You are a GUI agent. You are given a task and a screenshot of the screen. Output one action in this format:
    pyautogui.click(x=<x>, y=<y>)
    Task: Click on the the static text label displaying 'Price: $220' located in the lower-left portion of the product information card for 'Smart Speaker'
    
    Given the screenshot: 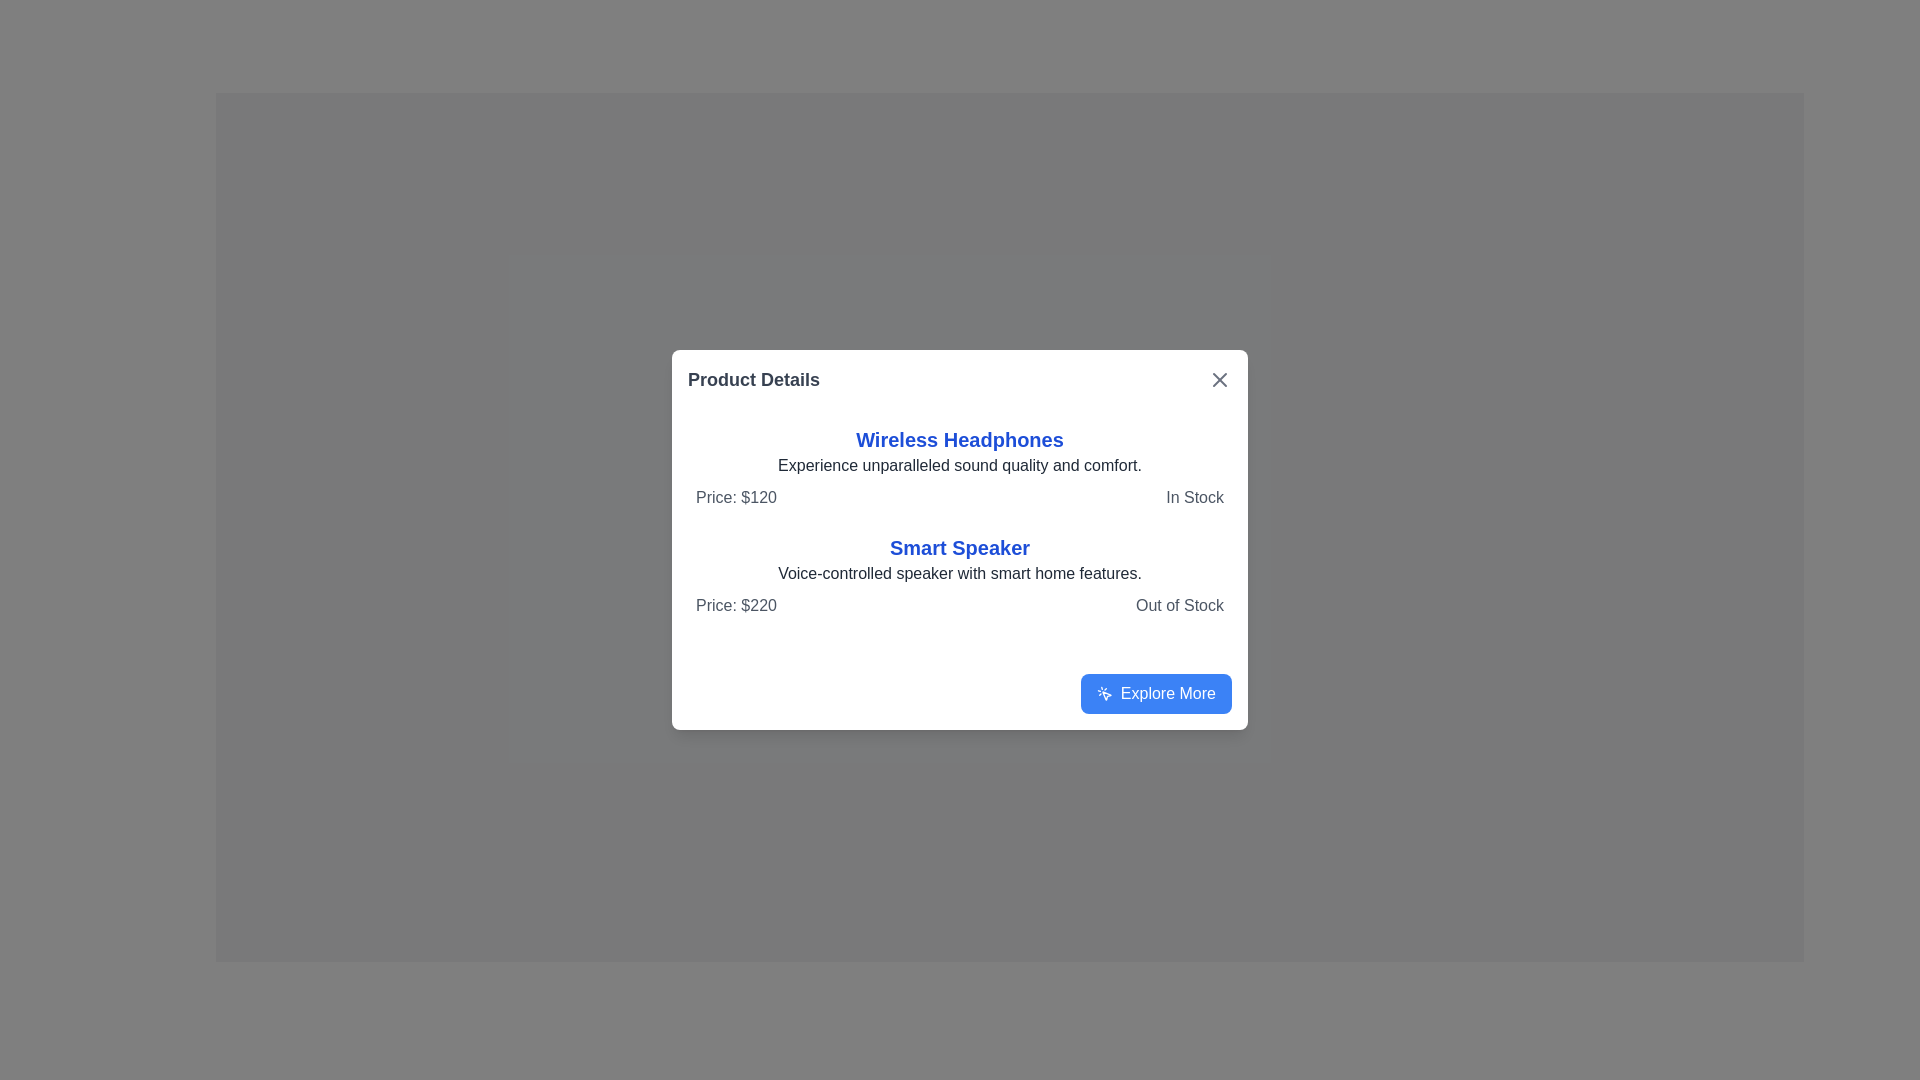 What is the action you would take?
    pyautogui.click(x=735, y=604)
    